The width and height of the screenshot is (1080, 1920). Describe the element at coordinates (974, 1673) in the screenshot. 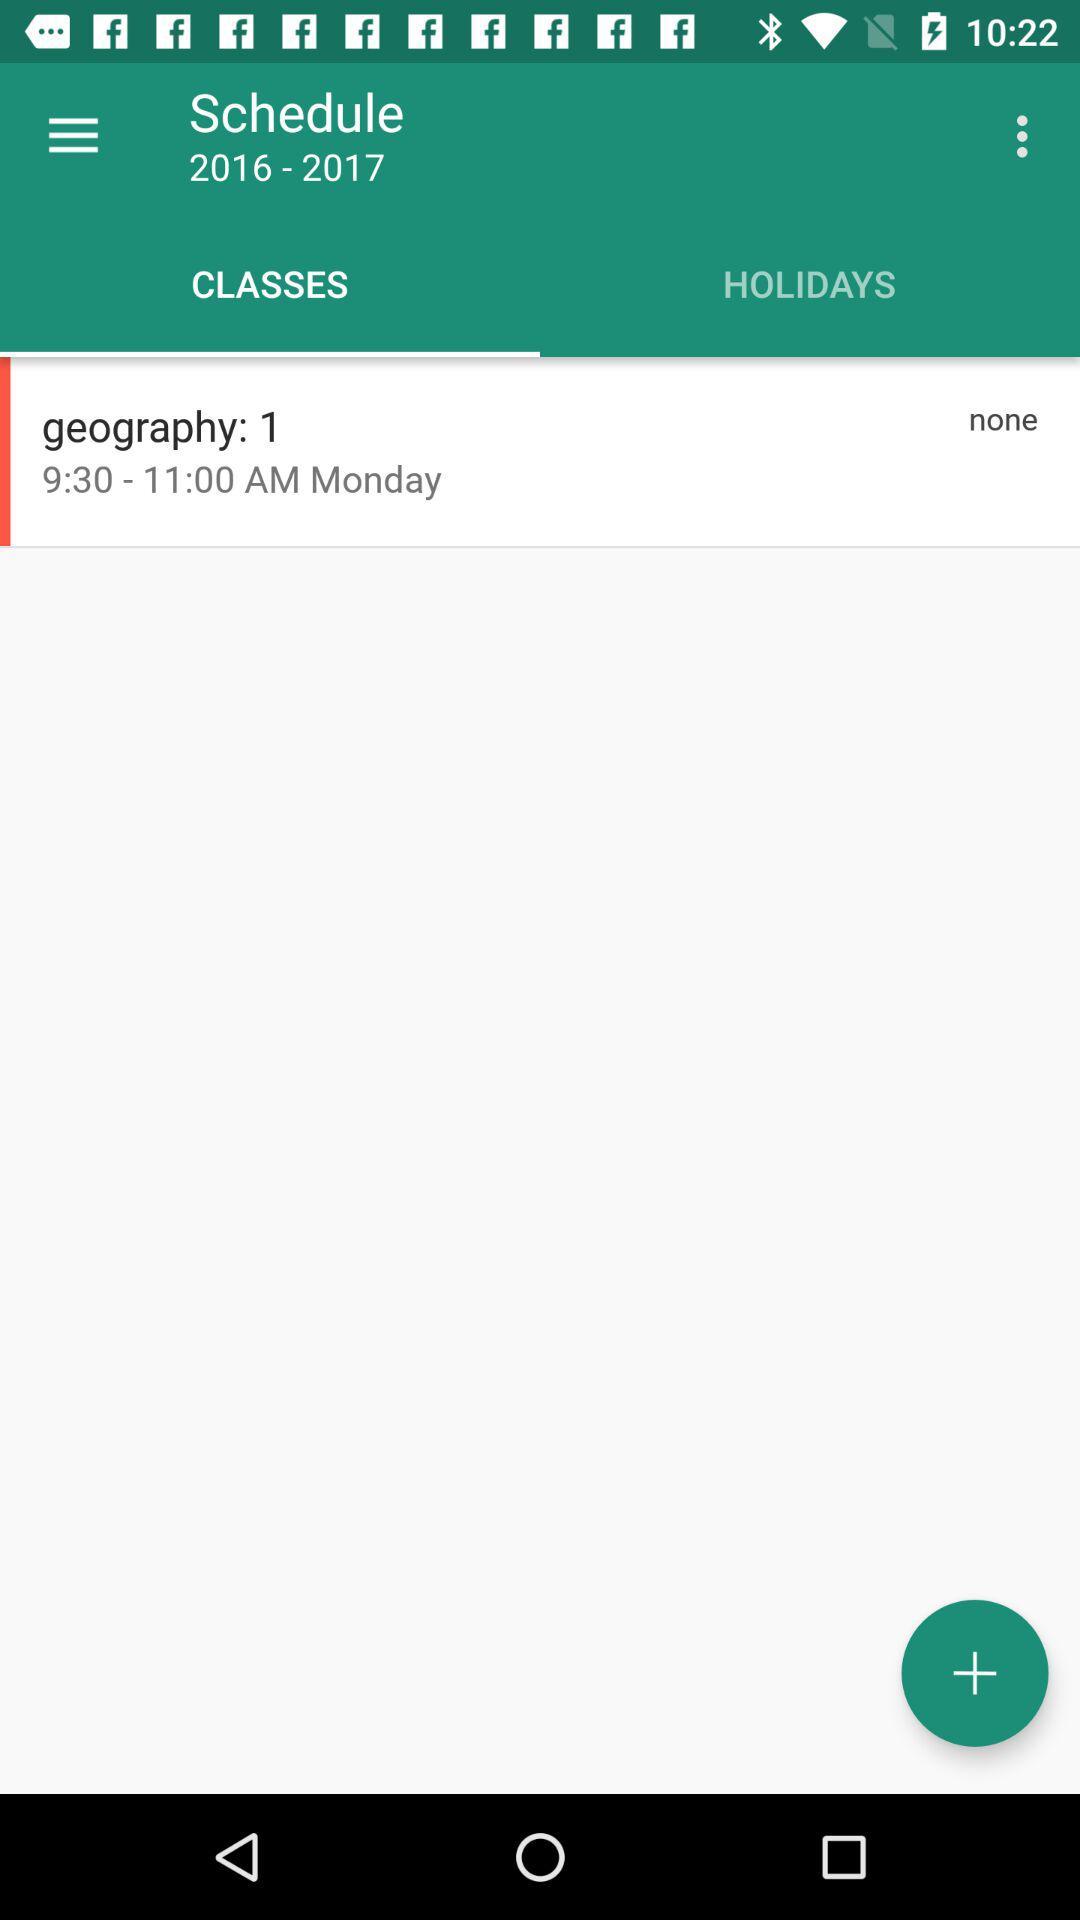

I see `icon at the bottom right corner` at that location.